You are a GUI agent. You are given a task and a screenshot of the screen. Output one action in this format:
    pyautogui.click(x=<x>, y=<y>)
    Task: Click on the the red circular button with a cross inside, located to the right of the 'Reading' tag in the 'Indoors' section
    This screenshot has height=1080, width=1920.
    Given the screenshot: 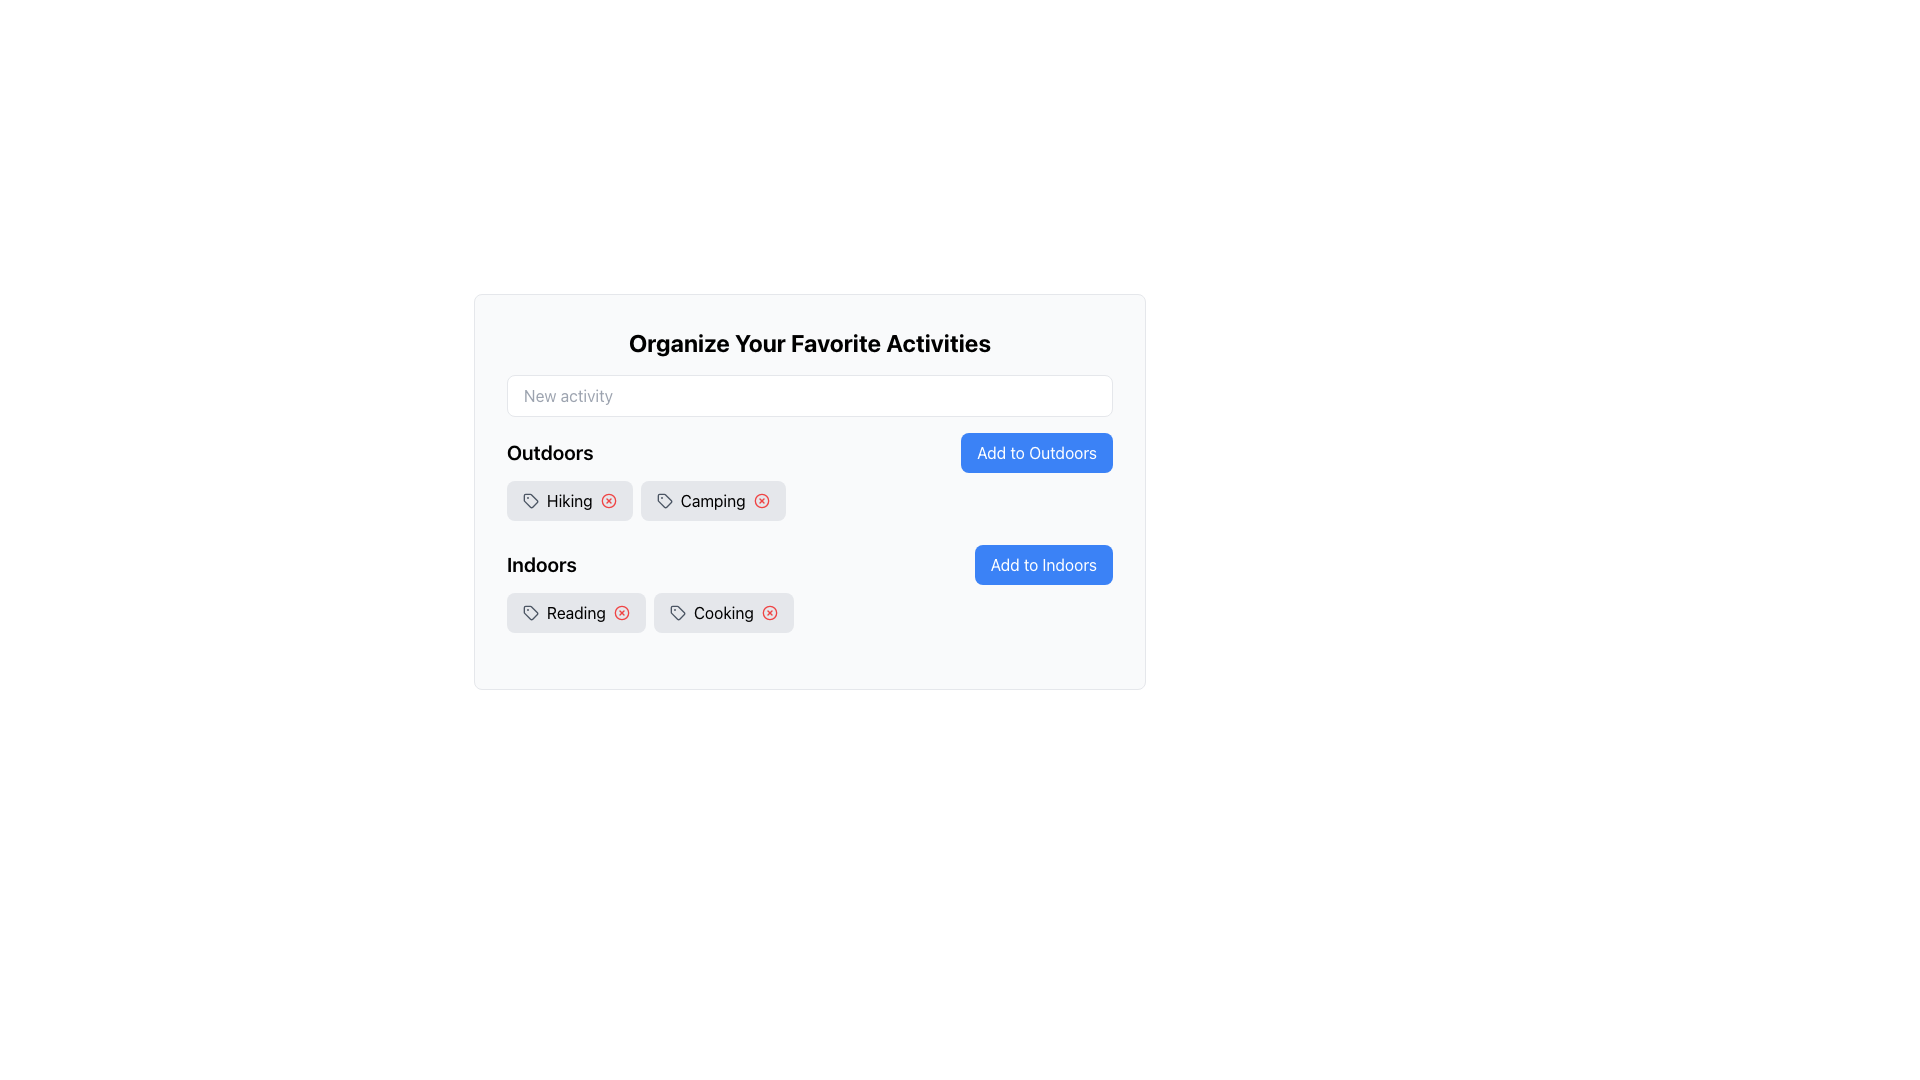 What is the action you would take?
    pyautogui.click(x=620, y=612)
    